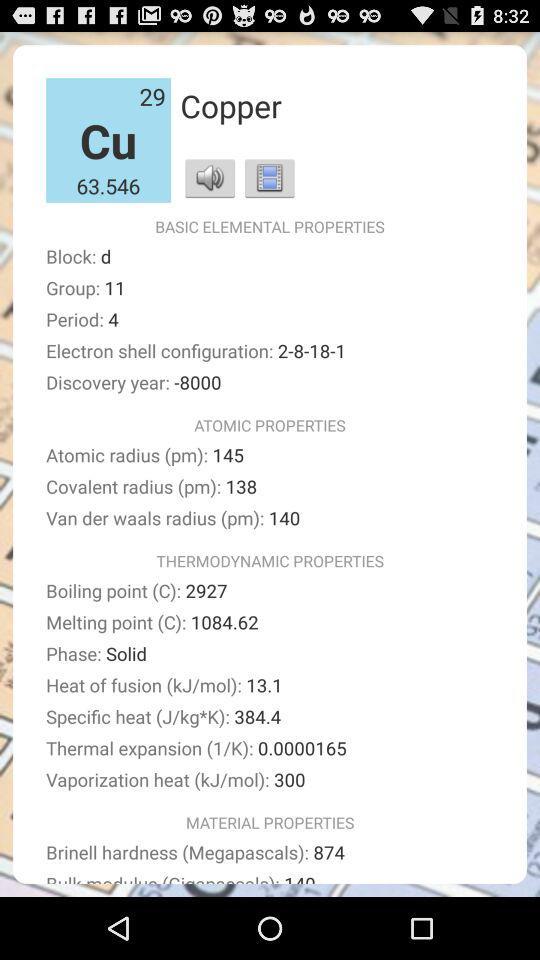 This screenshot has width=540, height=960. What do you see at coordinates (209, 176) in the screenshot?
I see `item to the right of 63.546 item` at bounding box center [209, 176].